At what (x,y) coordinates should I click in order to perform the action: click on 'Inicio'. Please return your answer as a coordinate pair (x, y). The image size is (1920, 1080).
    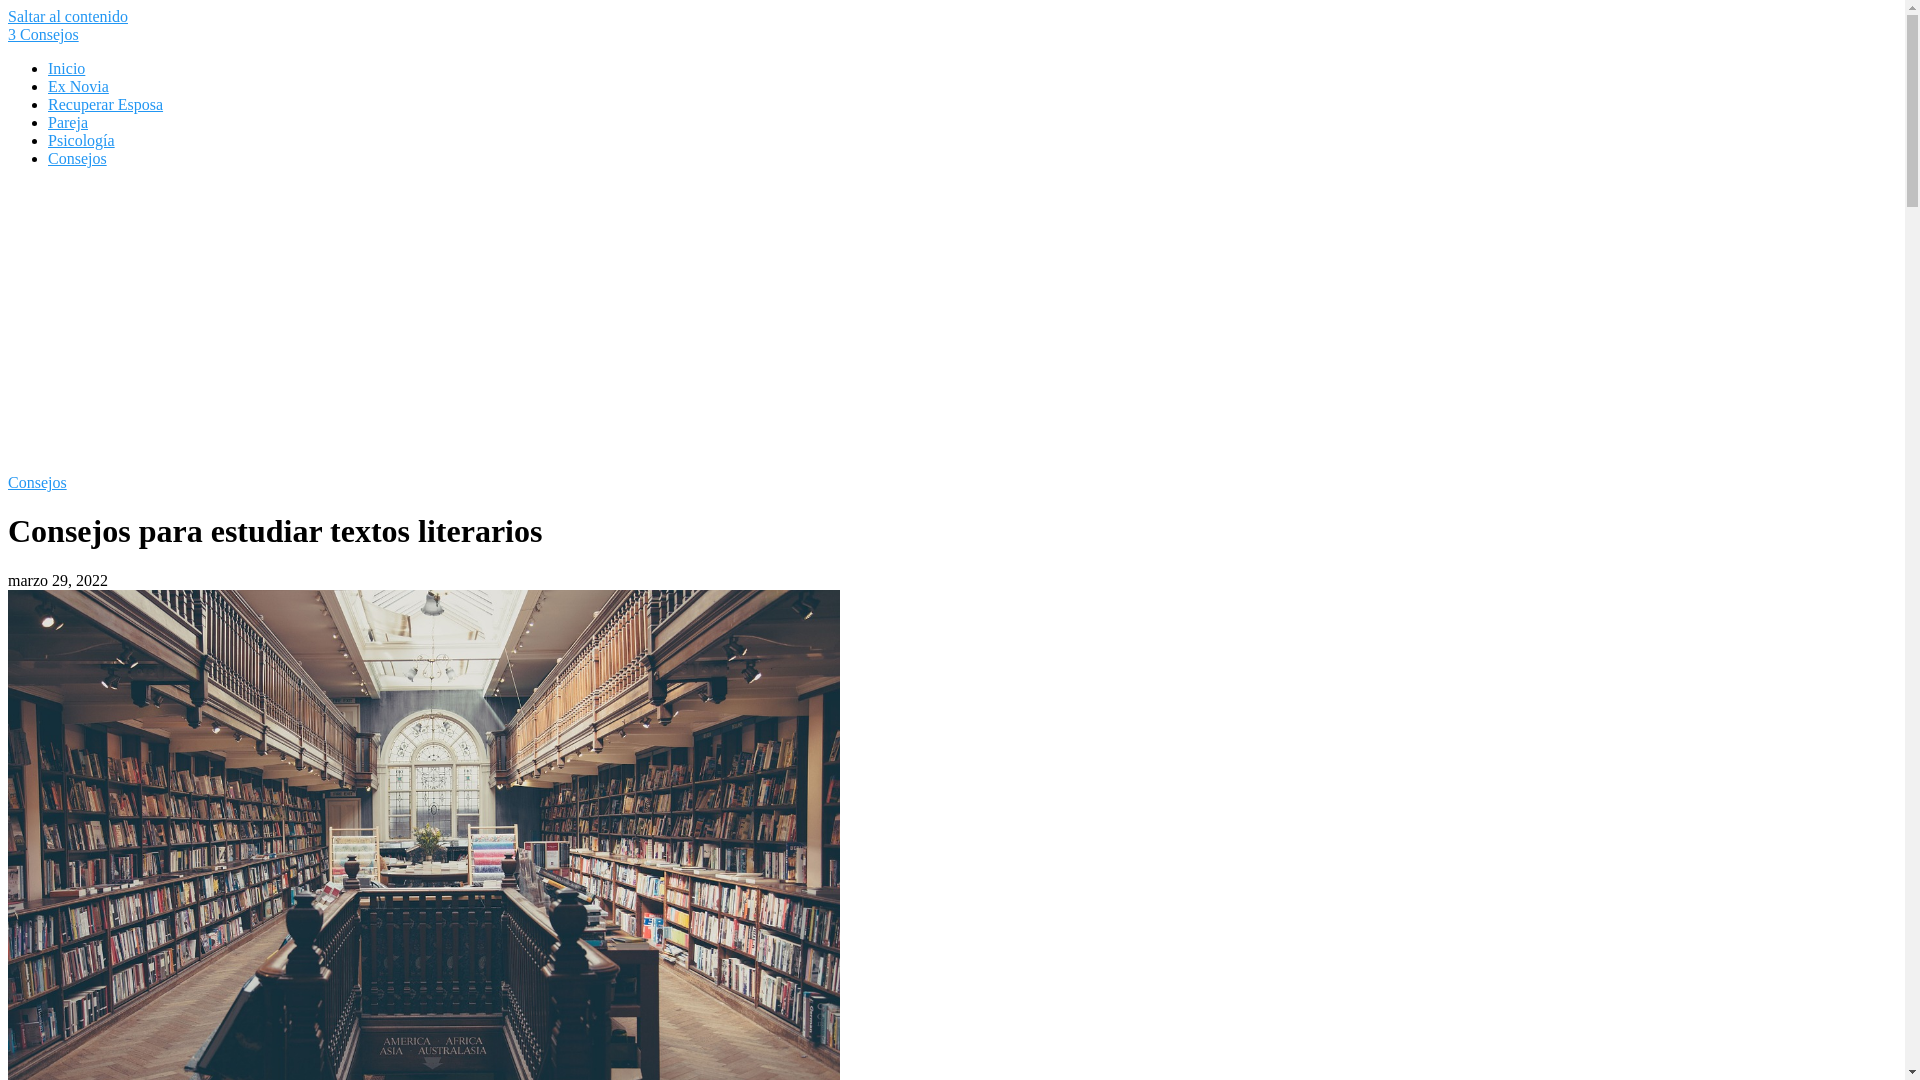
    Looking at the image, I should click on (66, 67).